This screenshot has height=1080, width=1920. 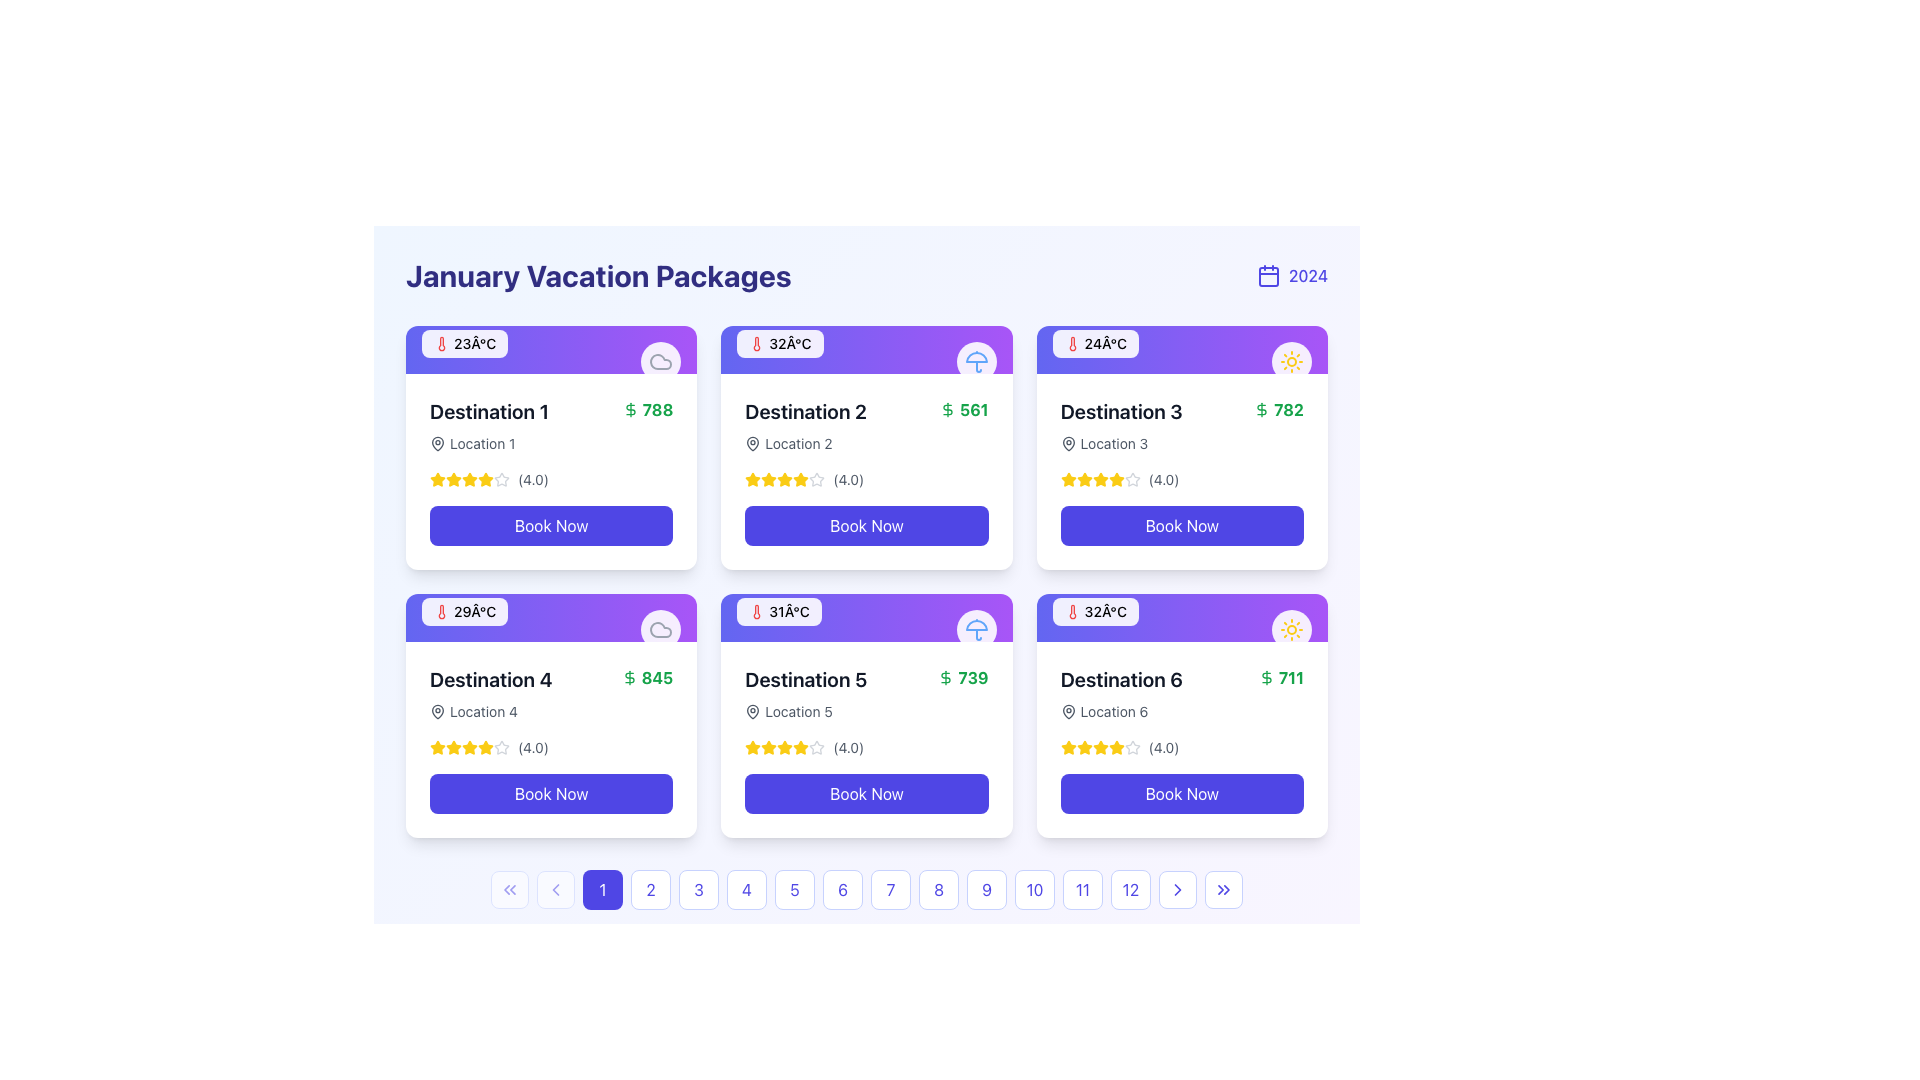 I want to click on text displayed in the Text Label located within the Destination 3 card, which provides geographical location information associated with the destination, so click(x=1121, y=442).